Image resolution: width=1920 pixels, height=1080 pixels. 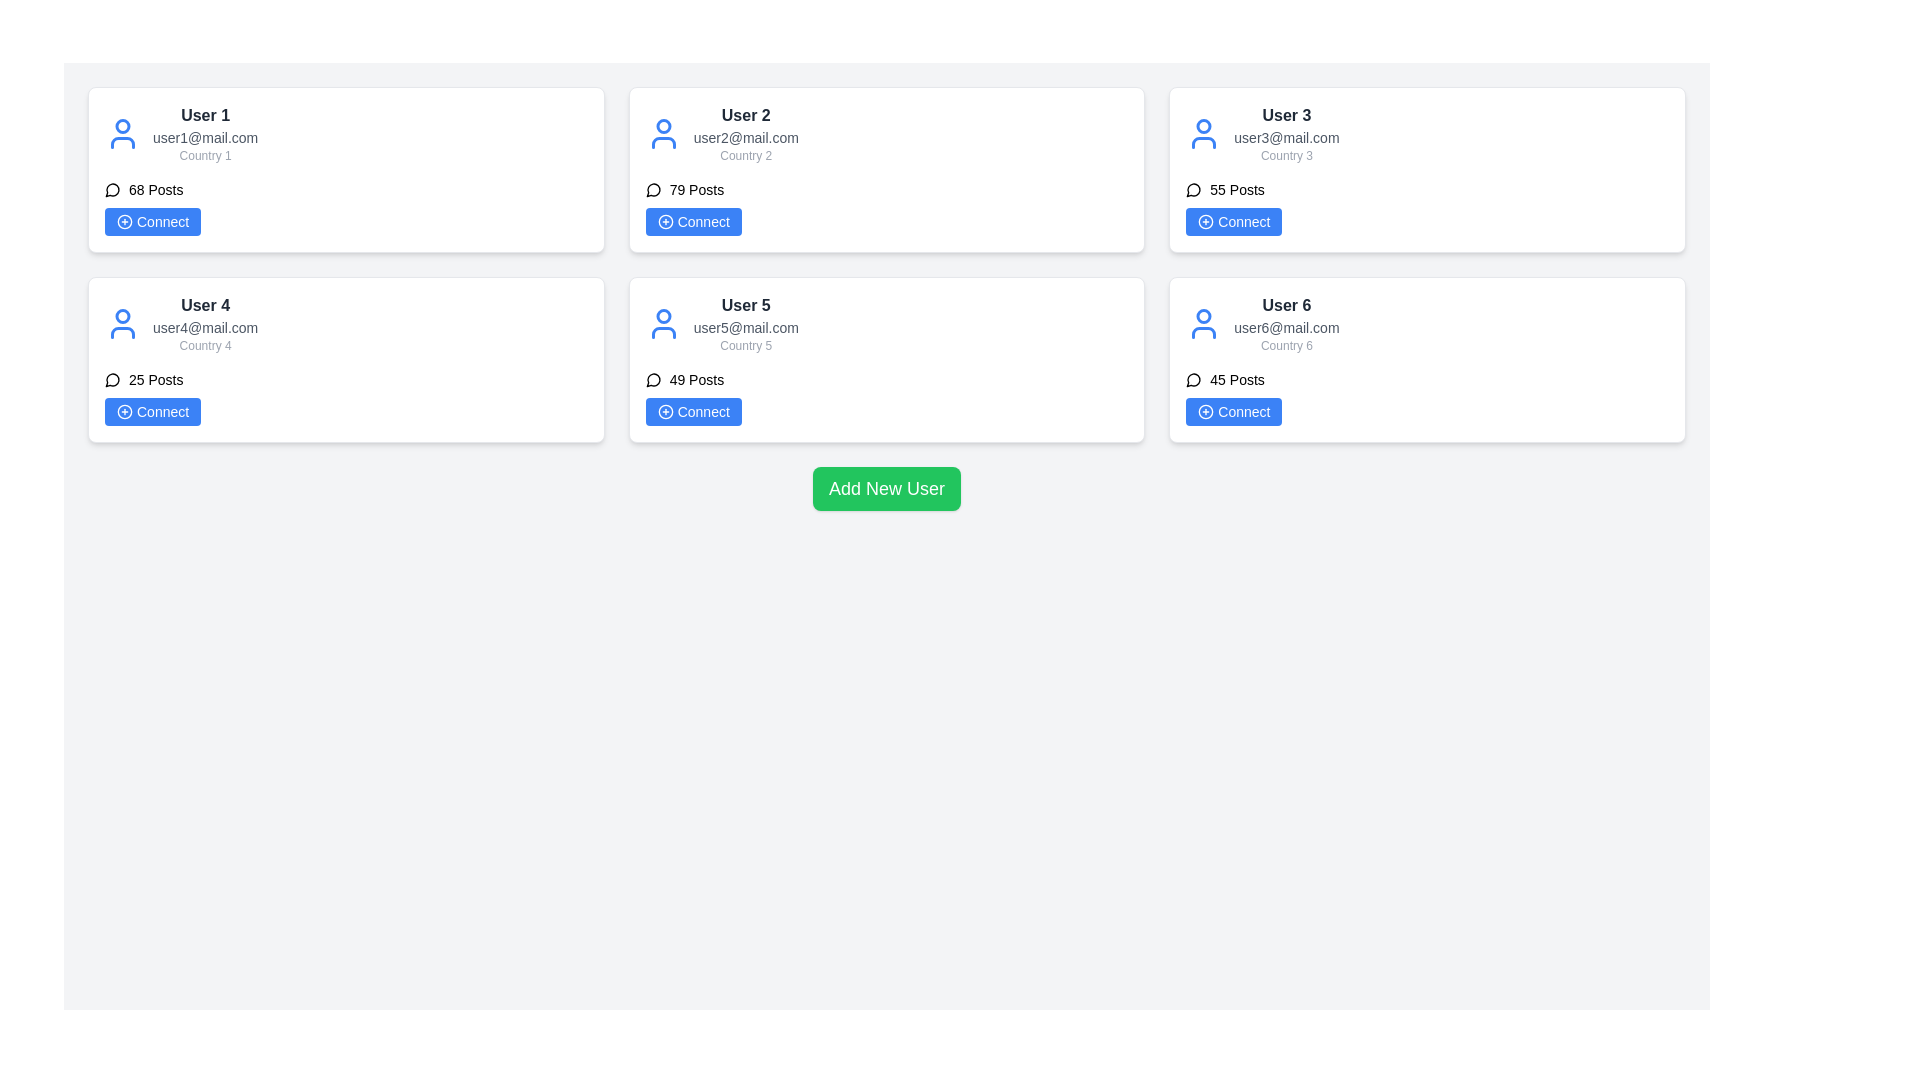 What do you see at coordinates (1286, 134) in the screenshot?
I see `the static text display in the upper right card of the grid layout that shows user details such as name, email, and country of residence` at bounding box center [1286, 134].